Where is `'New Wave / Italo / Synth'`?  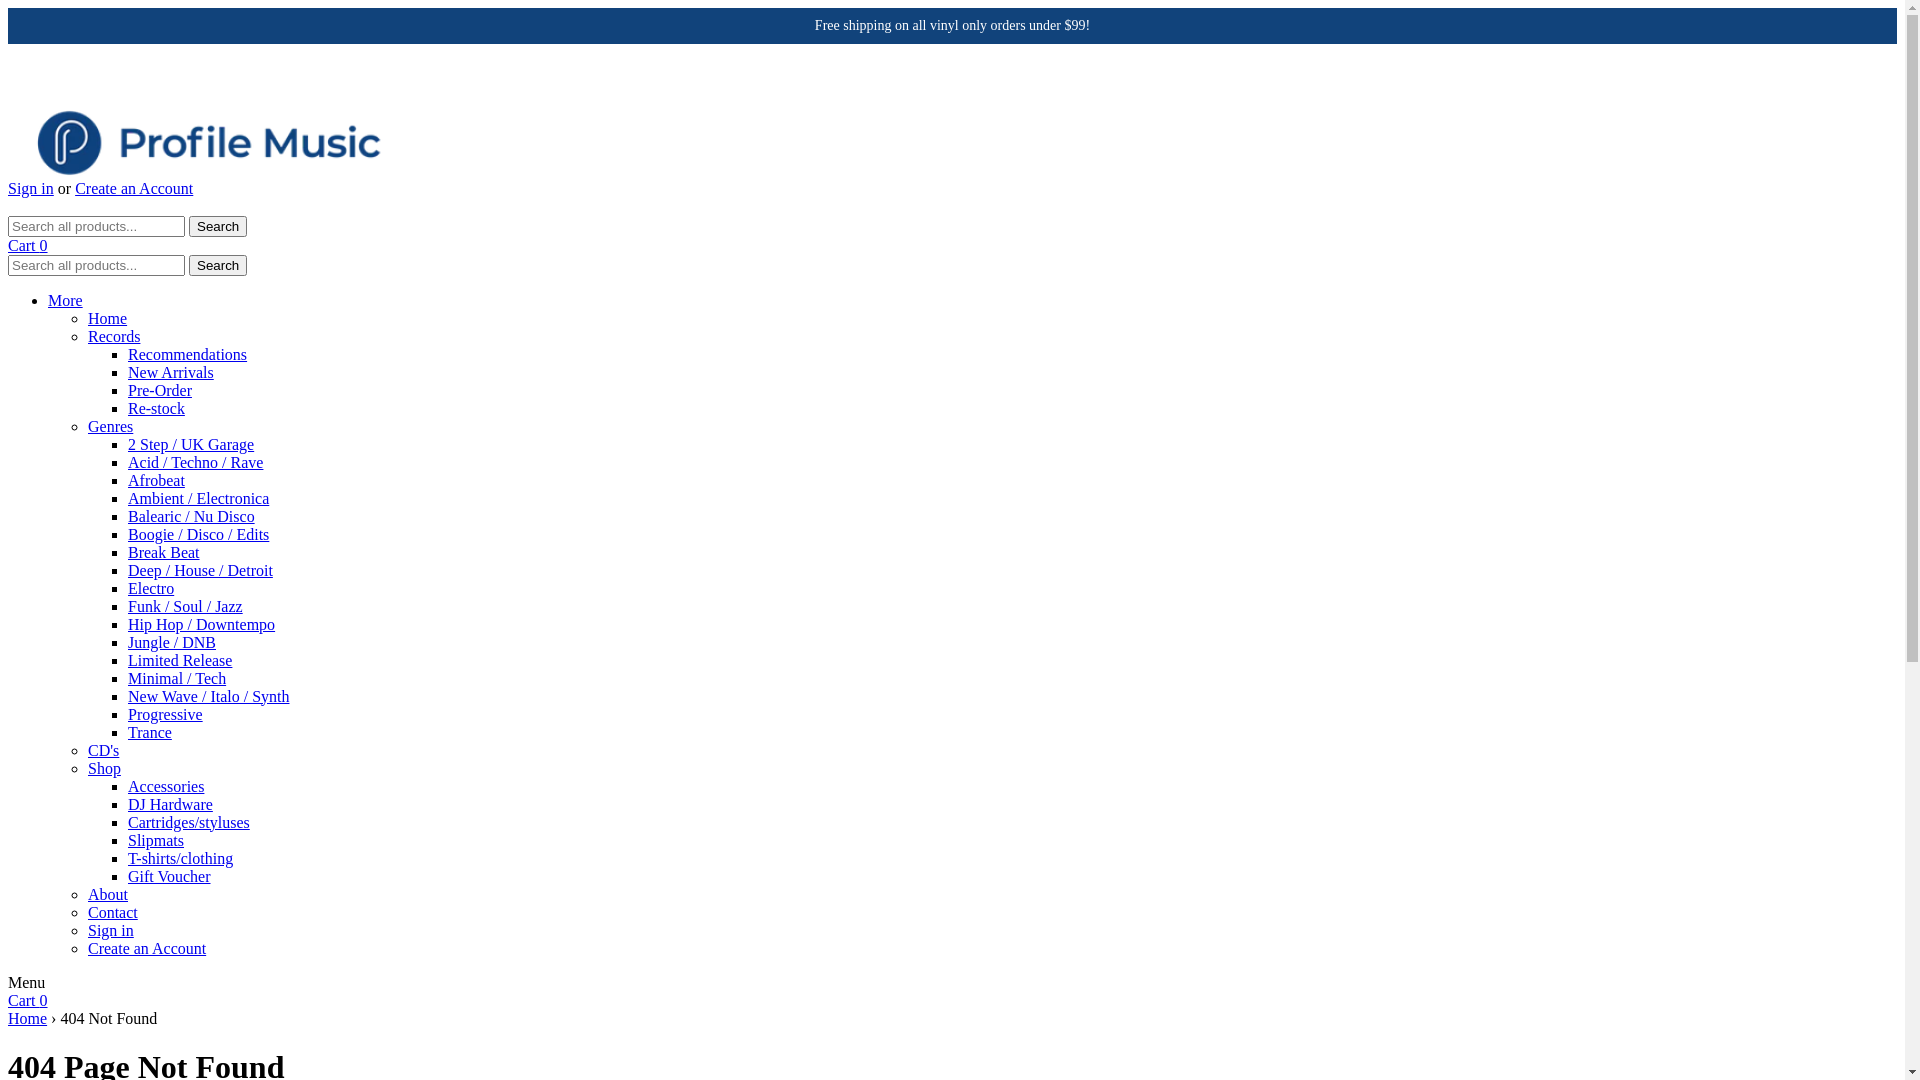
'New Wave / Italo / Synth' is located at coordinates (209, 695).